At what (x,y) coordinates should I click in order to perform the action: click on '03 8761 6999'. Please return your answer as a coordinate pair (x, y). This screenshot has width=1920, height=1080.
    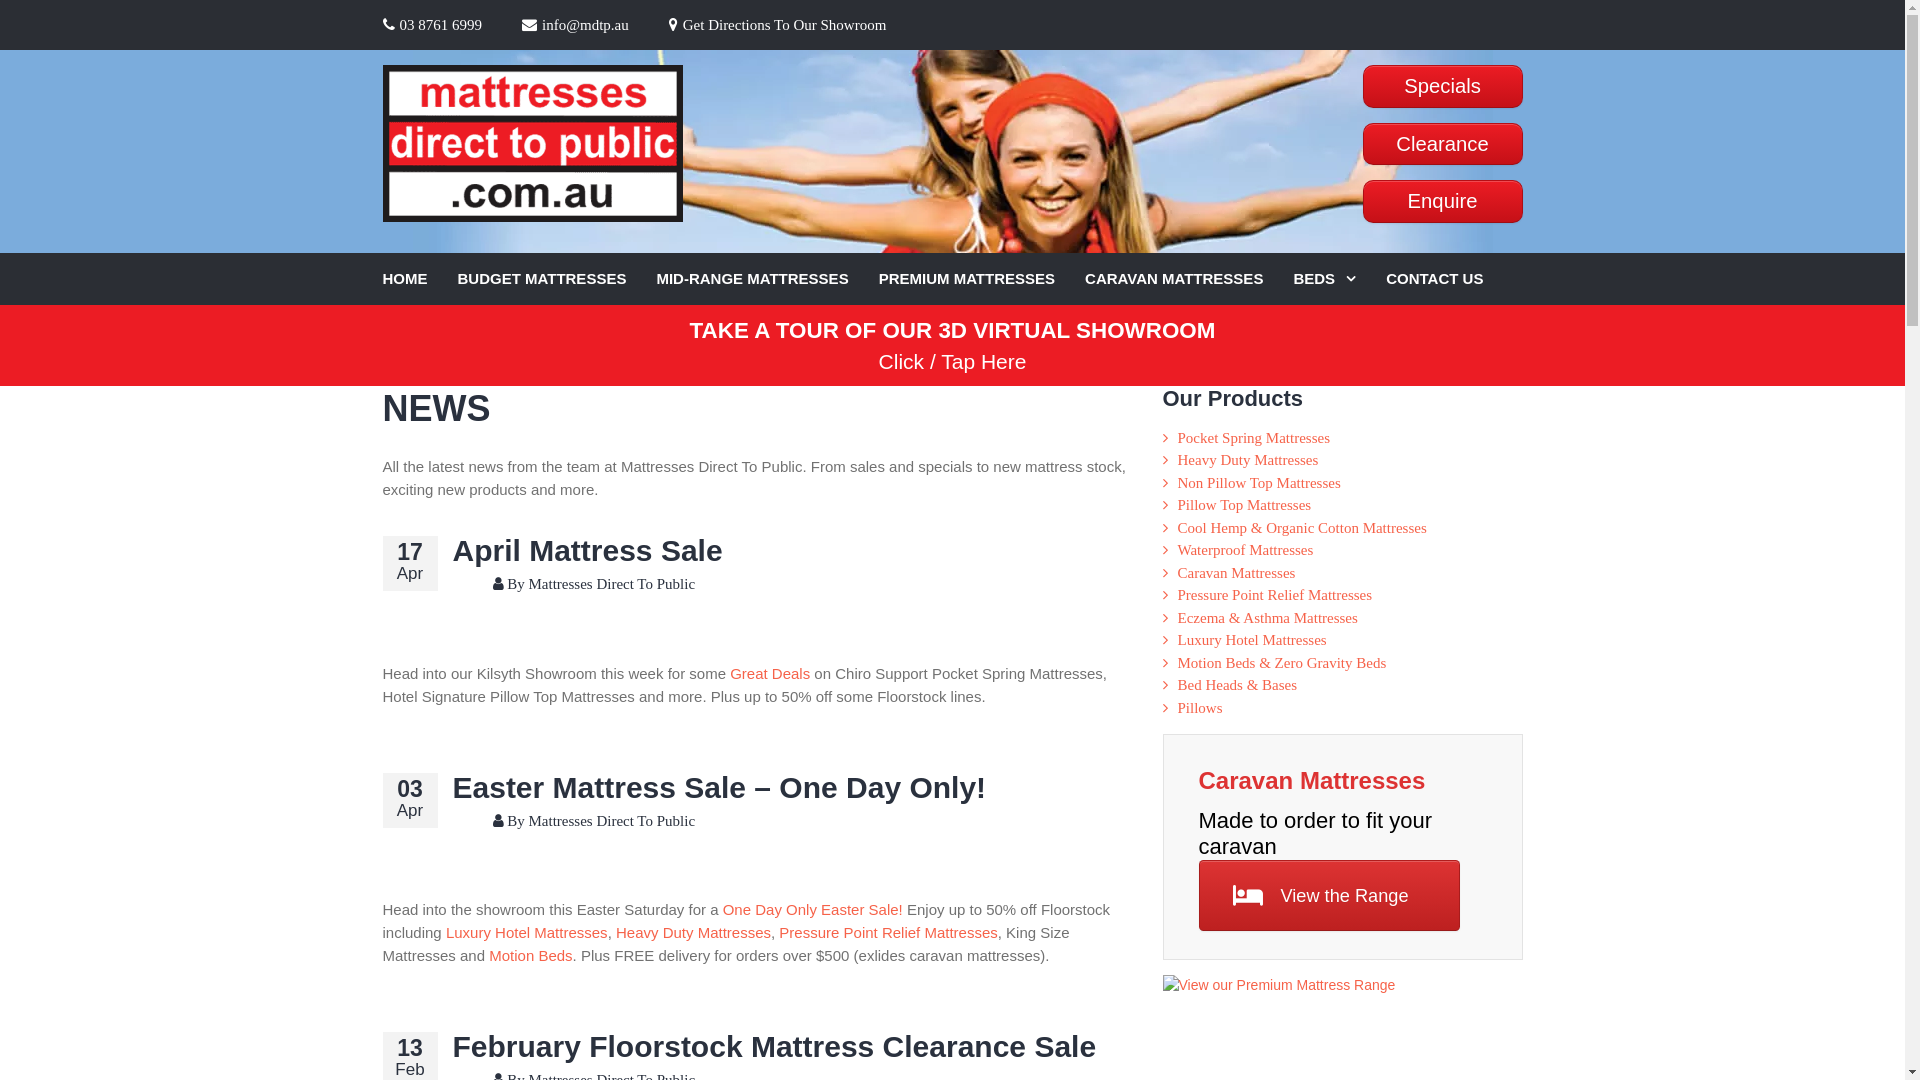
    Looking at the image, I should click on (382, 24).